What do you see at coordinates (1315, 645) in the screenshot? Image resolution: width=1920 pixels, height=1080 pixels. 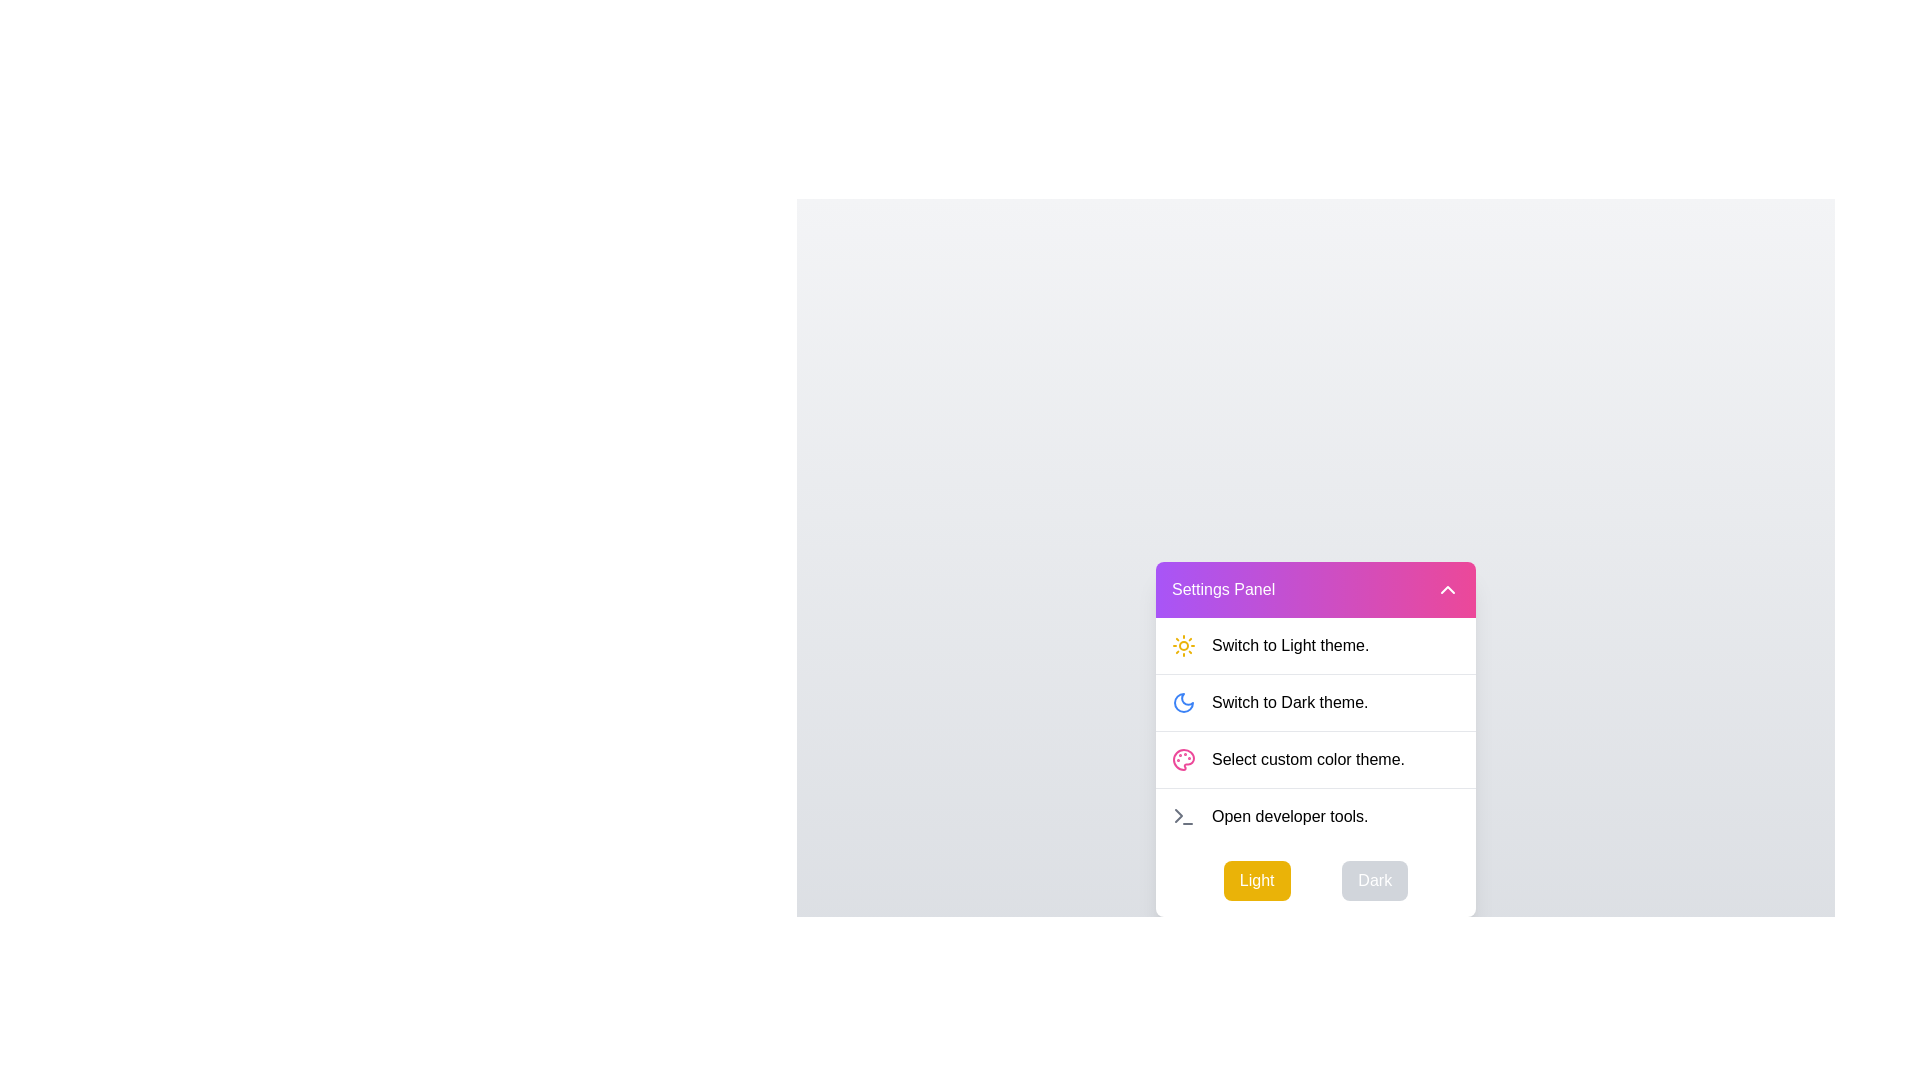 I see `the 'Switch to Light theme' option` at bounding box center [1315, 645].